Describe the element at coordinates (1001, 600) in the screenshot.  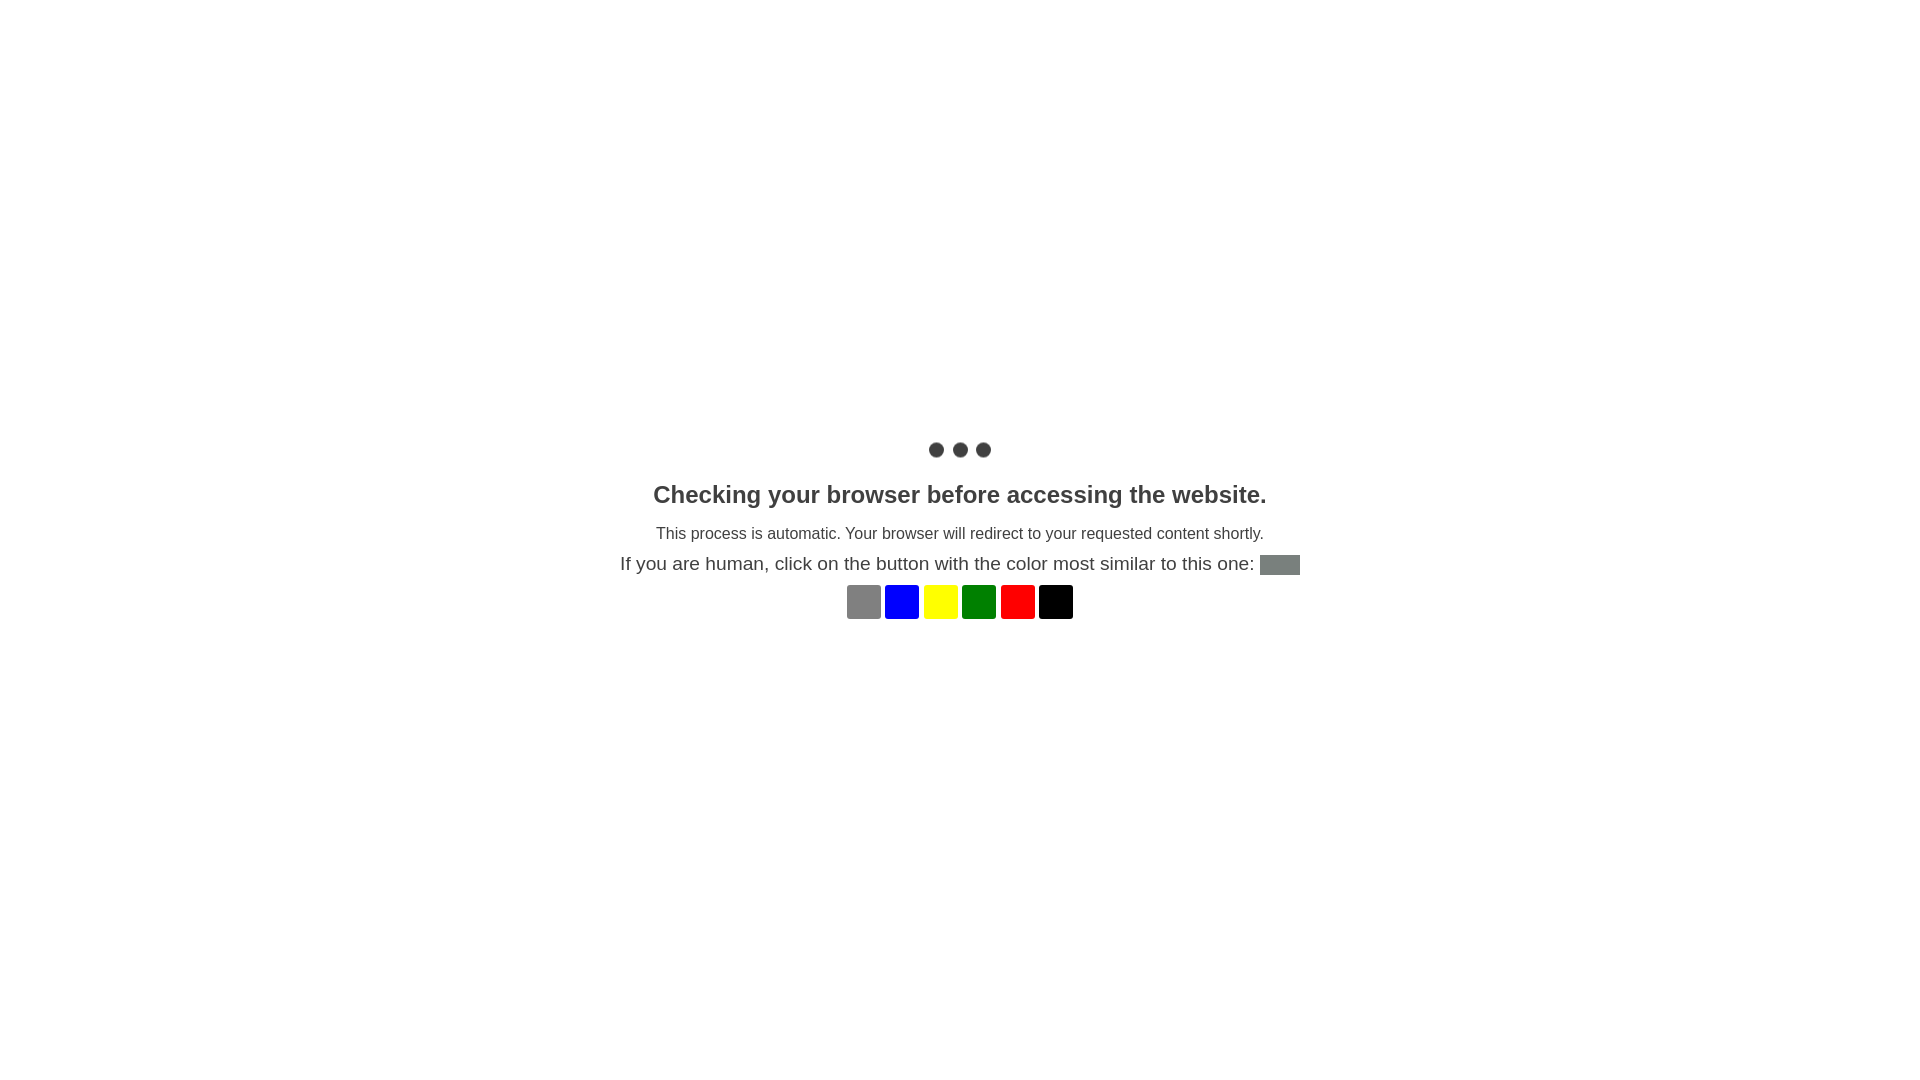
I see `'RED'` at that location.